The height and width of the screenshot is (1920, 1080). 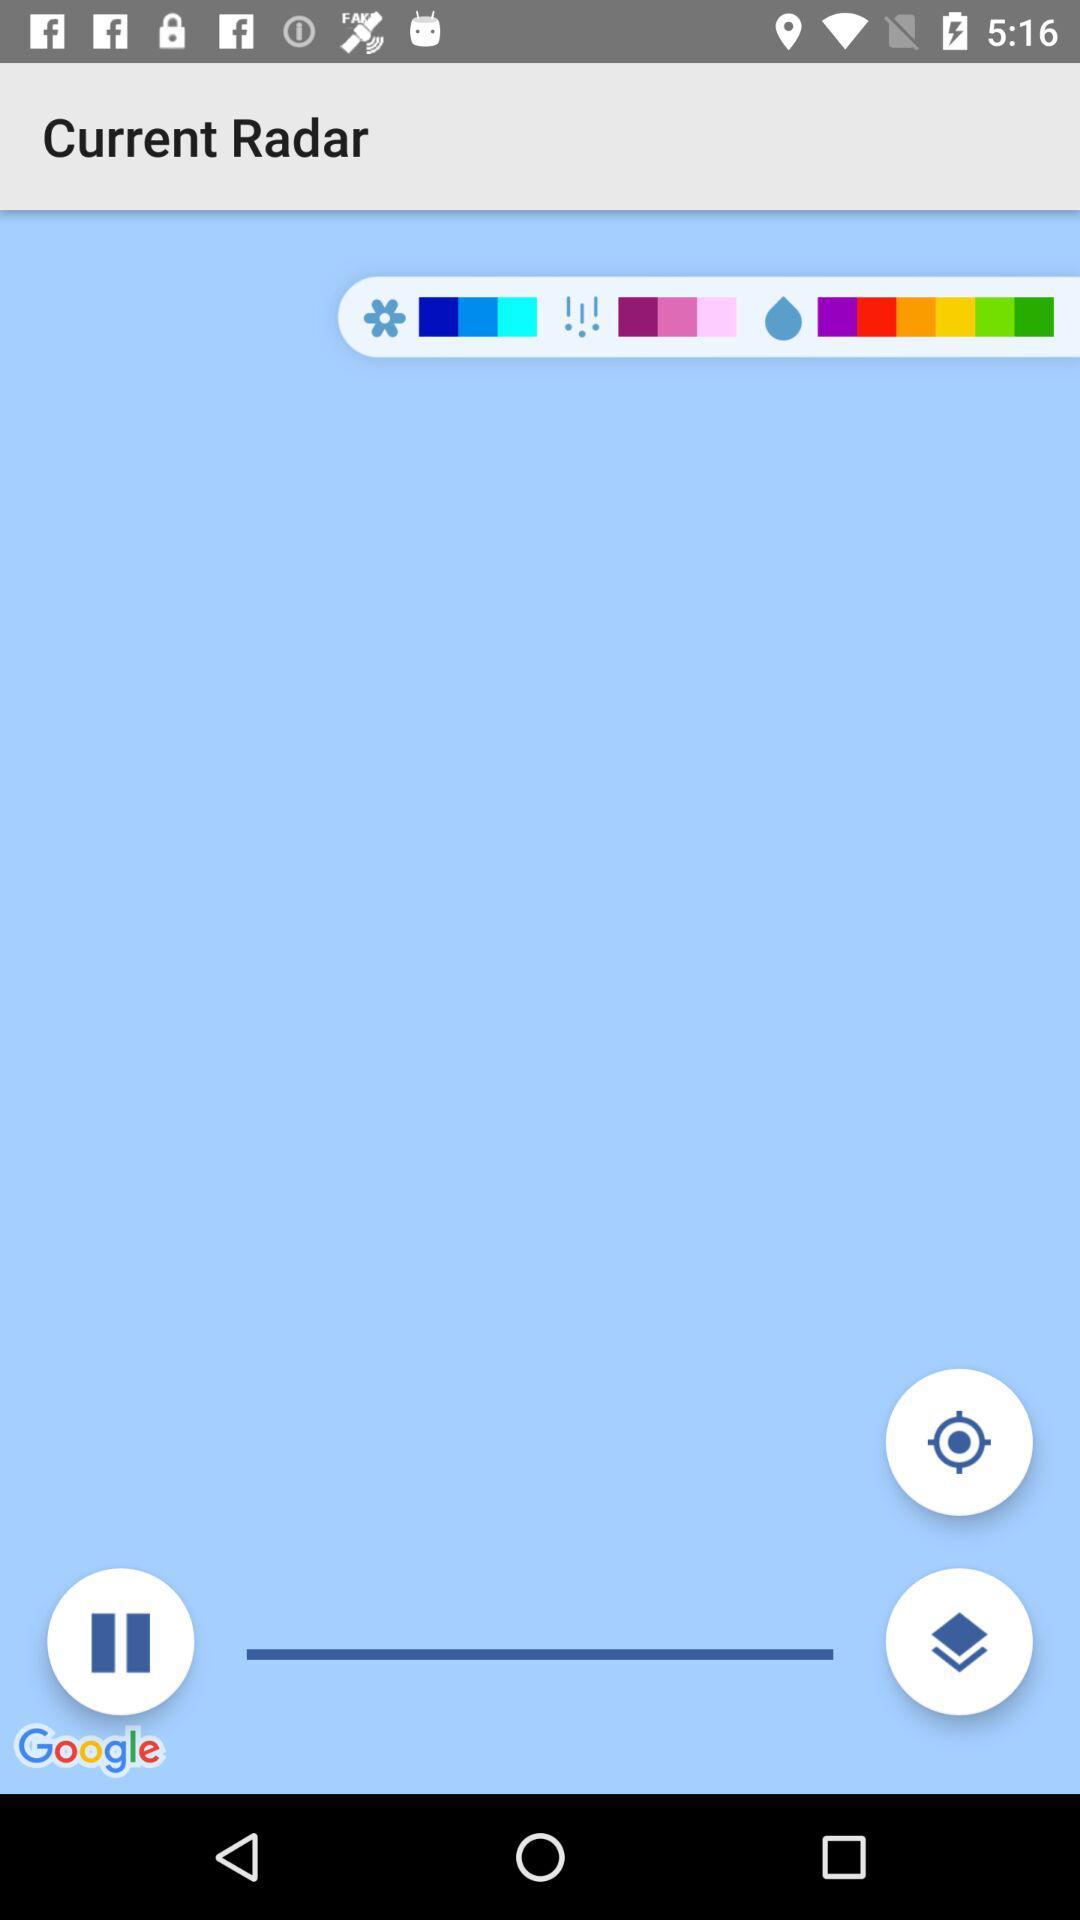 What do you see at coordinates (540, 1002) in the screenshot?
I see `the icon below the current radar` at bounding box center [540, 1002].